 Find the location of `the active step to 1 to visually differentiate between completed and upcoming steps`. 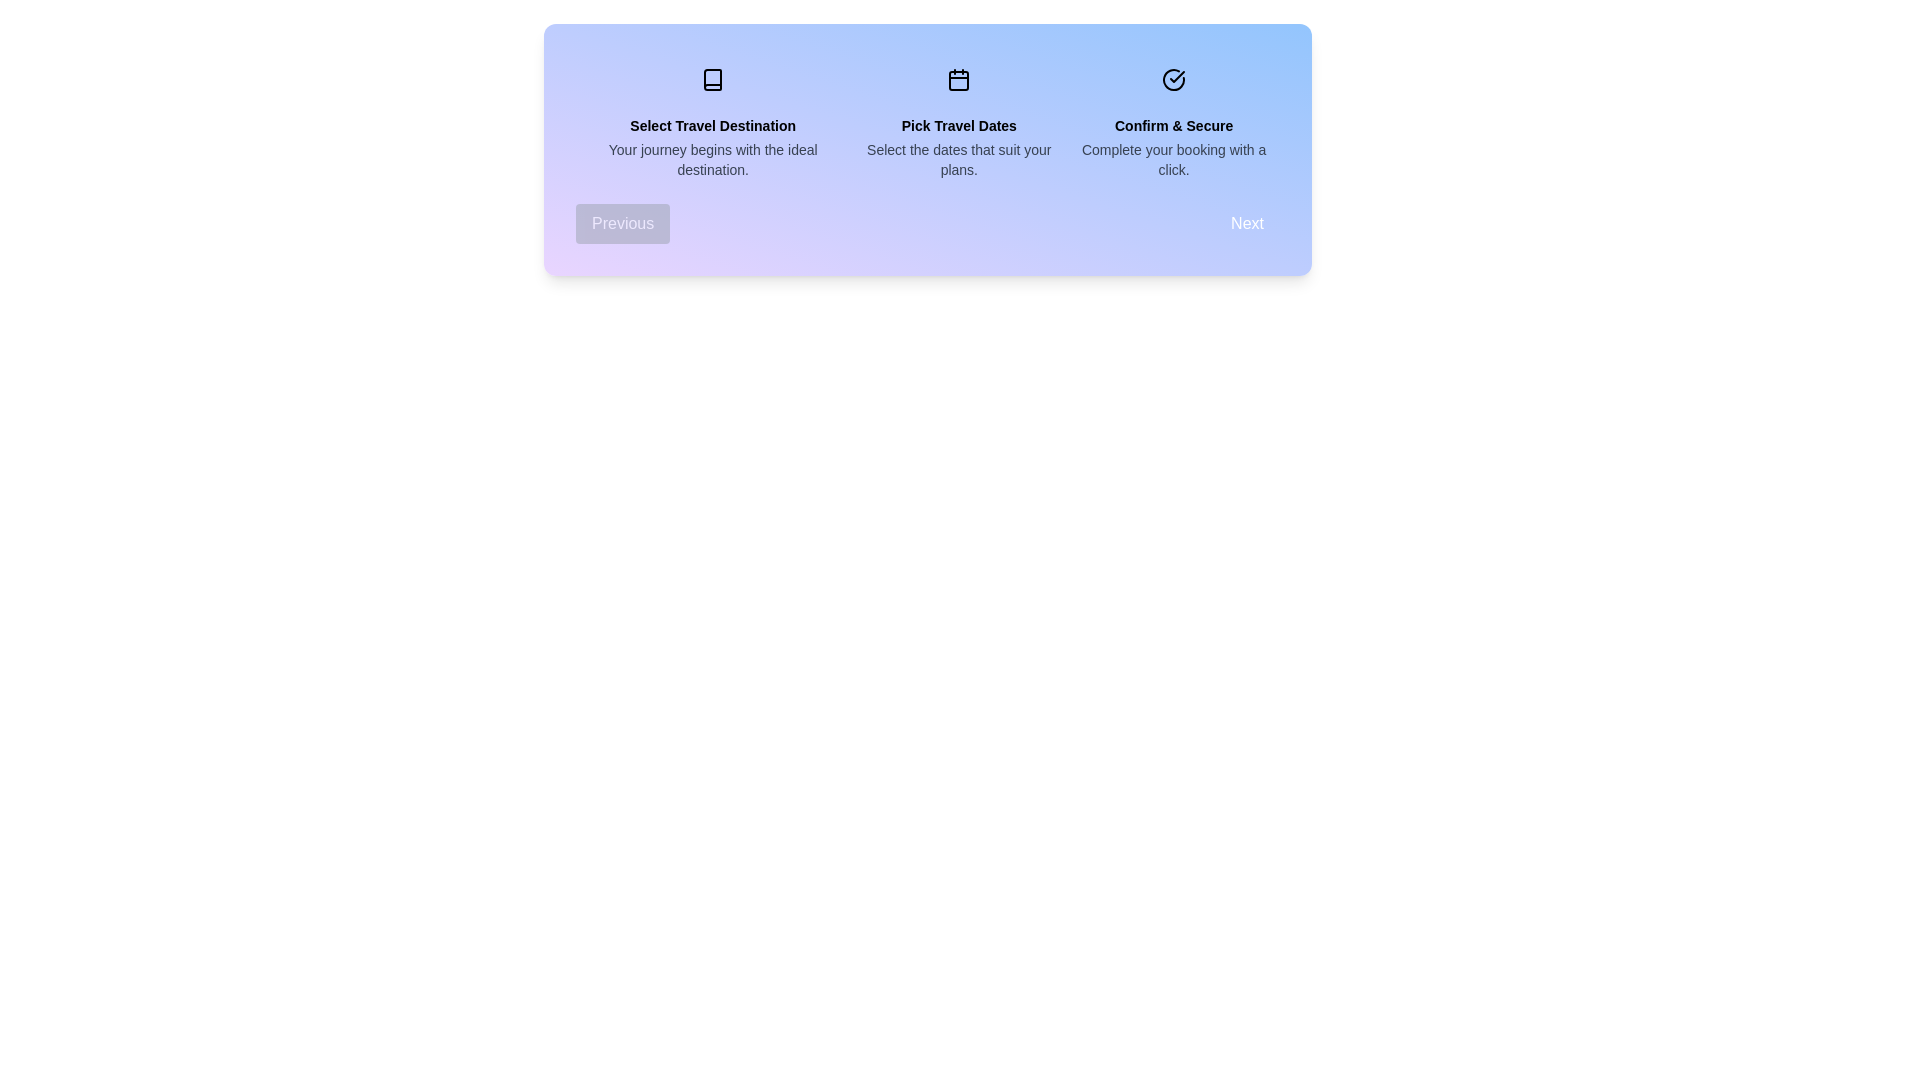

the active step to 1 to visually differentiate between completed and upcoming steps is located at coordinates (958, 79).